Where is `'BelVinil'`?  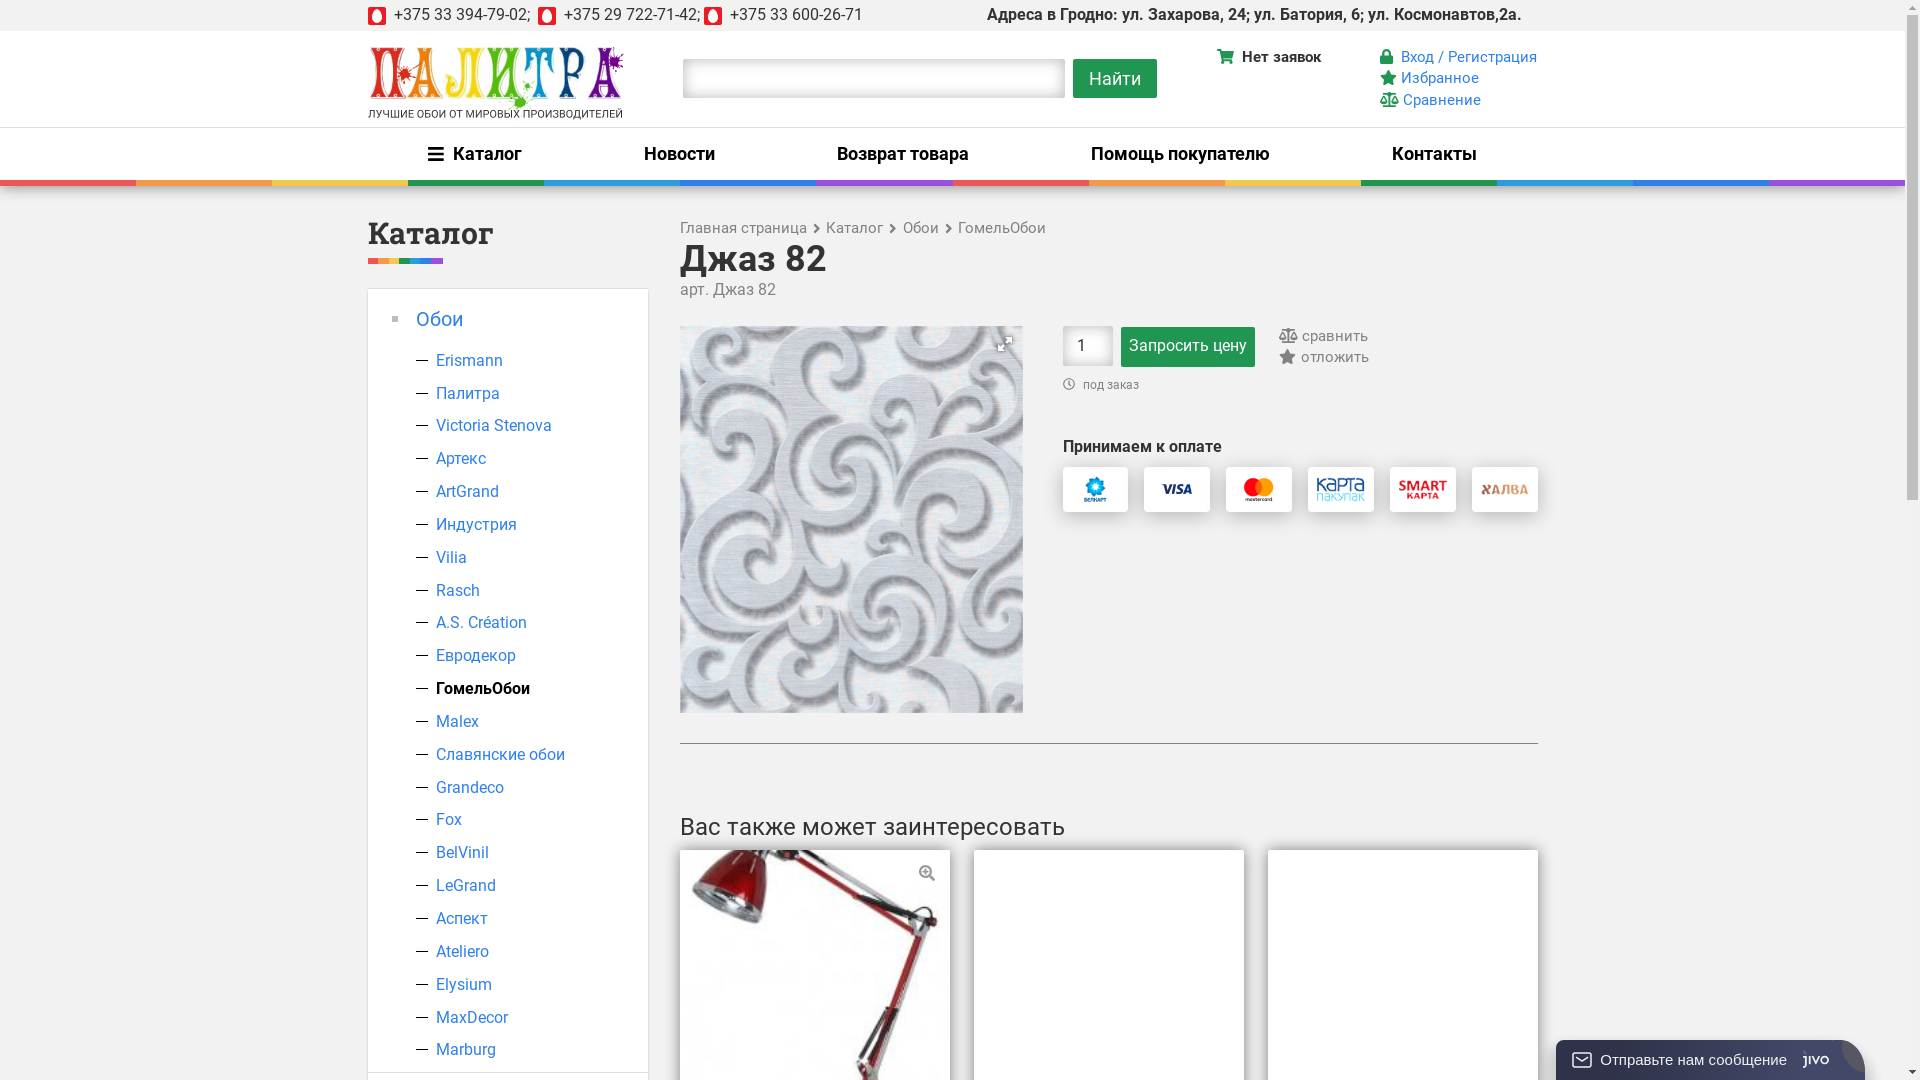 'BelVinil' is located at coordinates (435, 852).